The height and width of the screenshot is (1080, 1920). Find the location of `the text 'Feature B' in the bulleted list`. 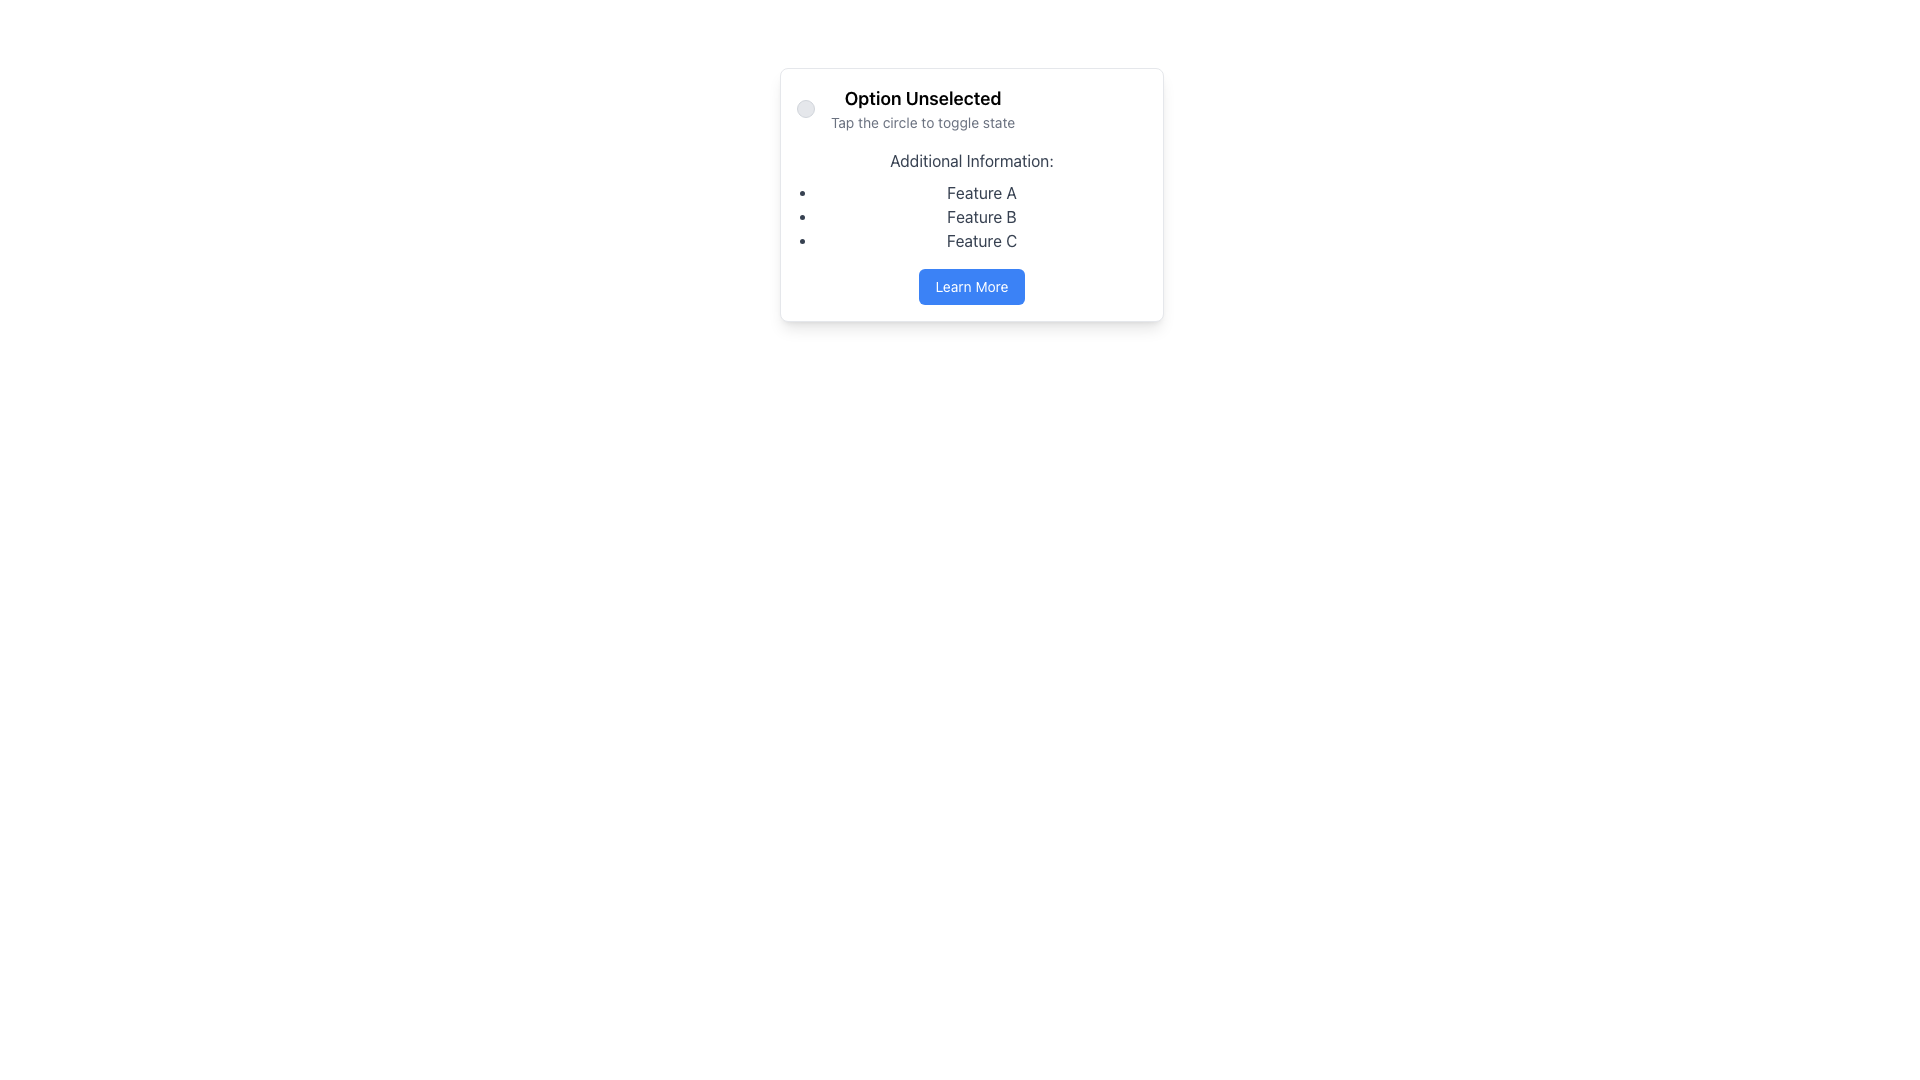

the text 'Feature B' in the bulleted list is located at coordinates (982, 216).